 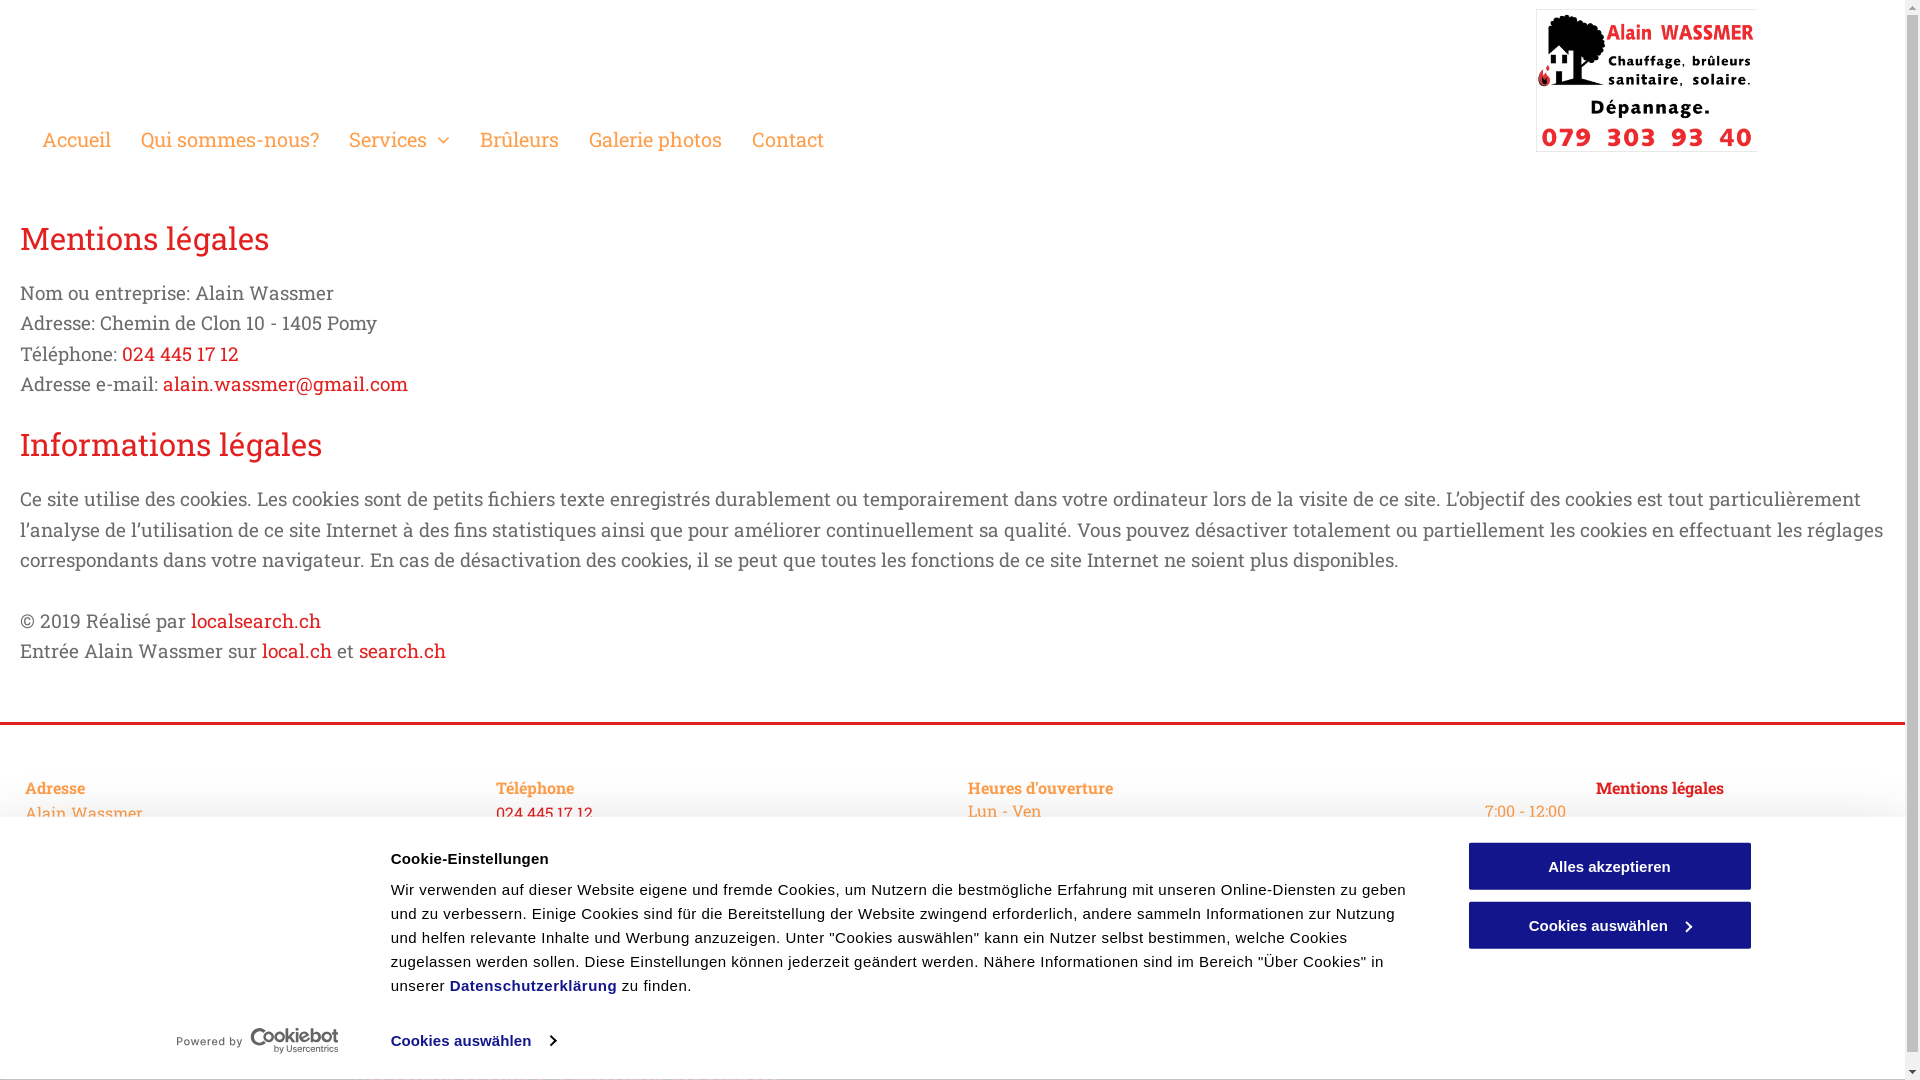 I want to click on 'Alles akzeptieren', so click(x=1465, y=865).